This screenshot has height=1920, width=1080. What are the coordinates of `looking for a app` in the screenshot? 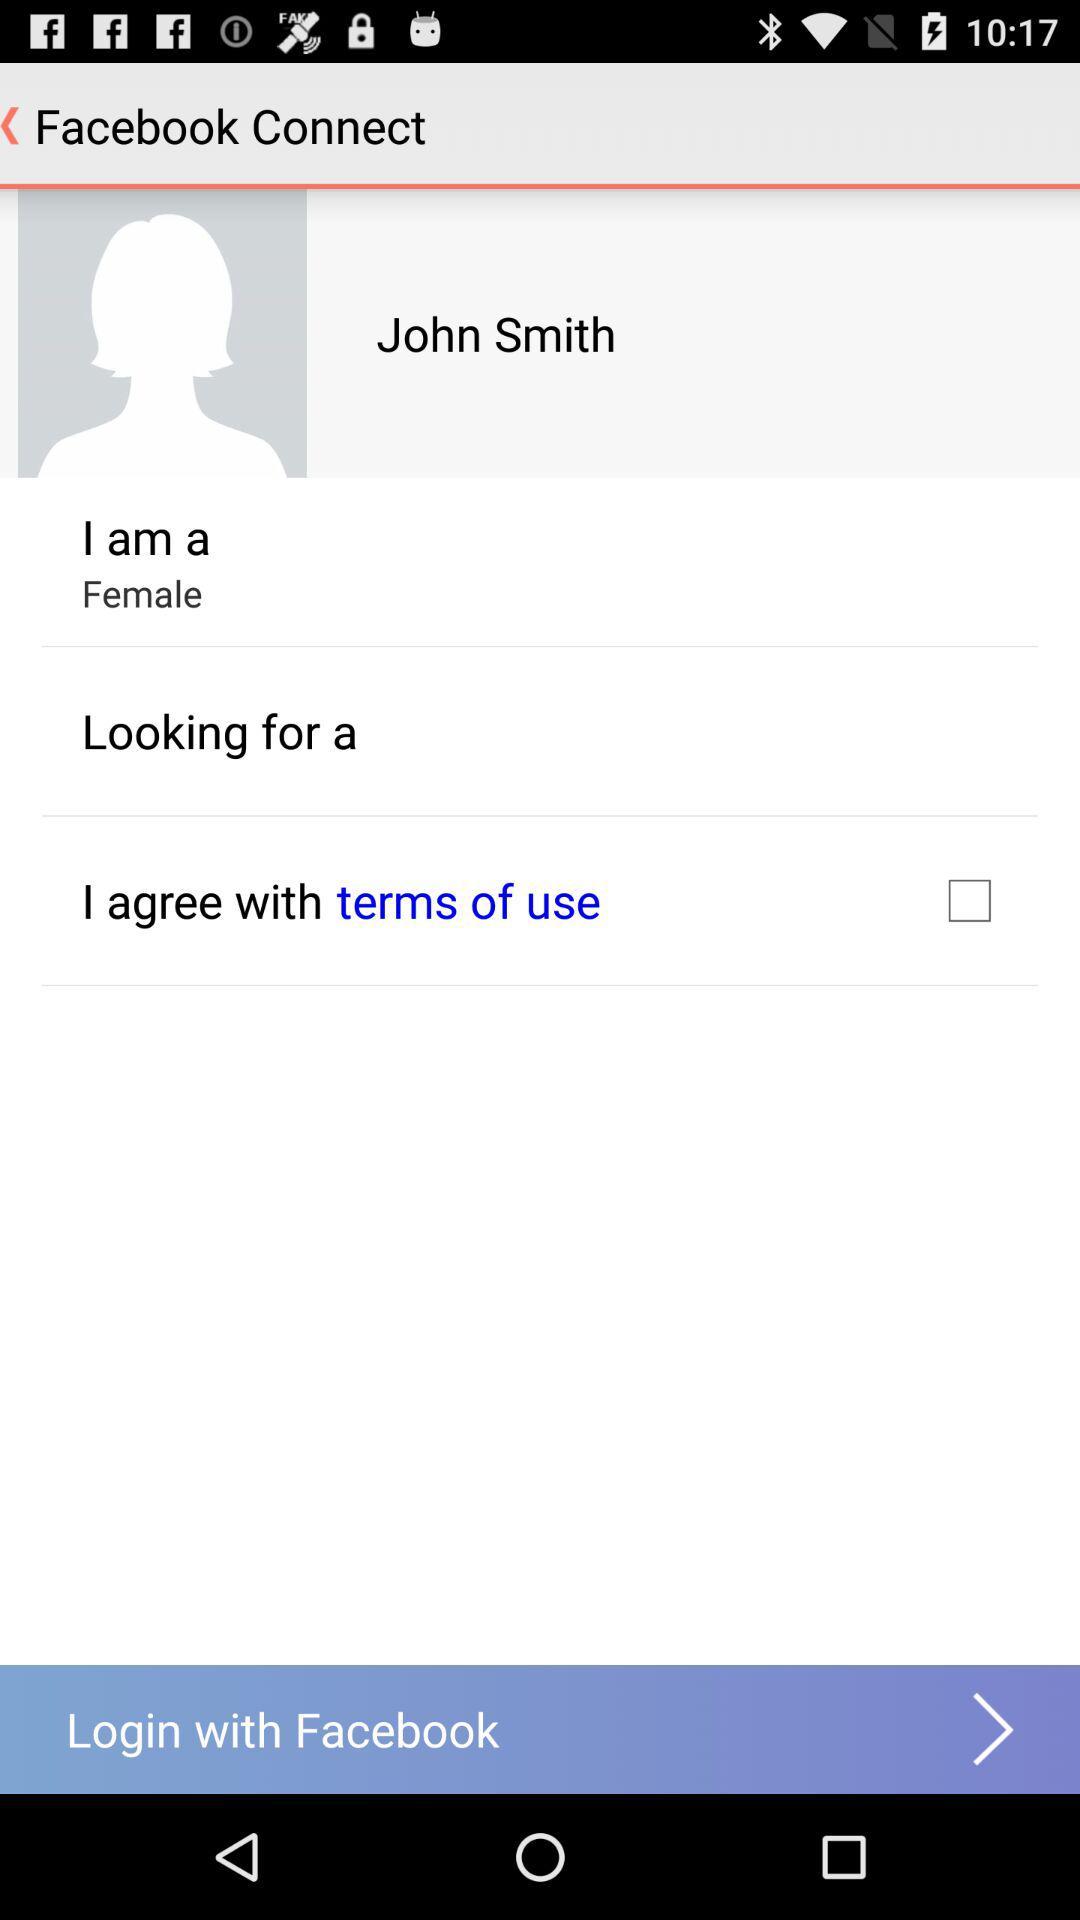 It's located at (219, 729).